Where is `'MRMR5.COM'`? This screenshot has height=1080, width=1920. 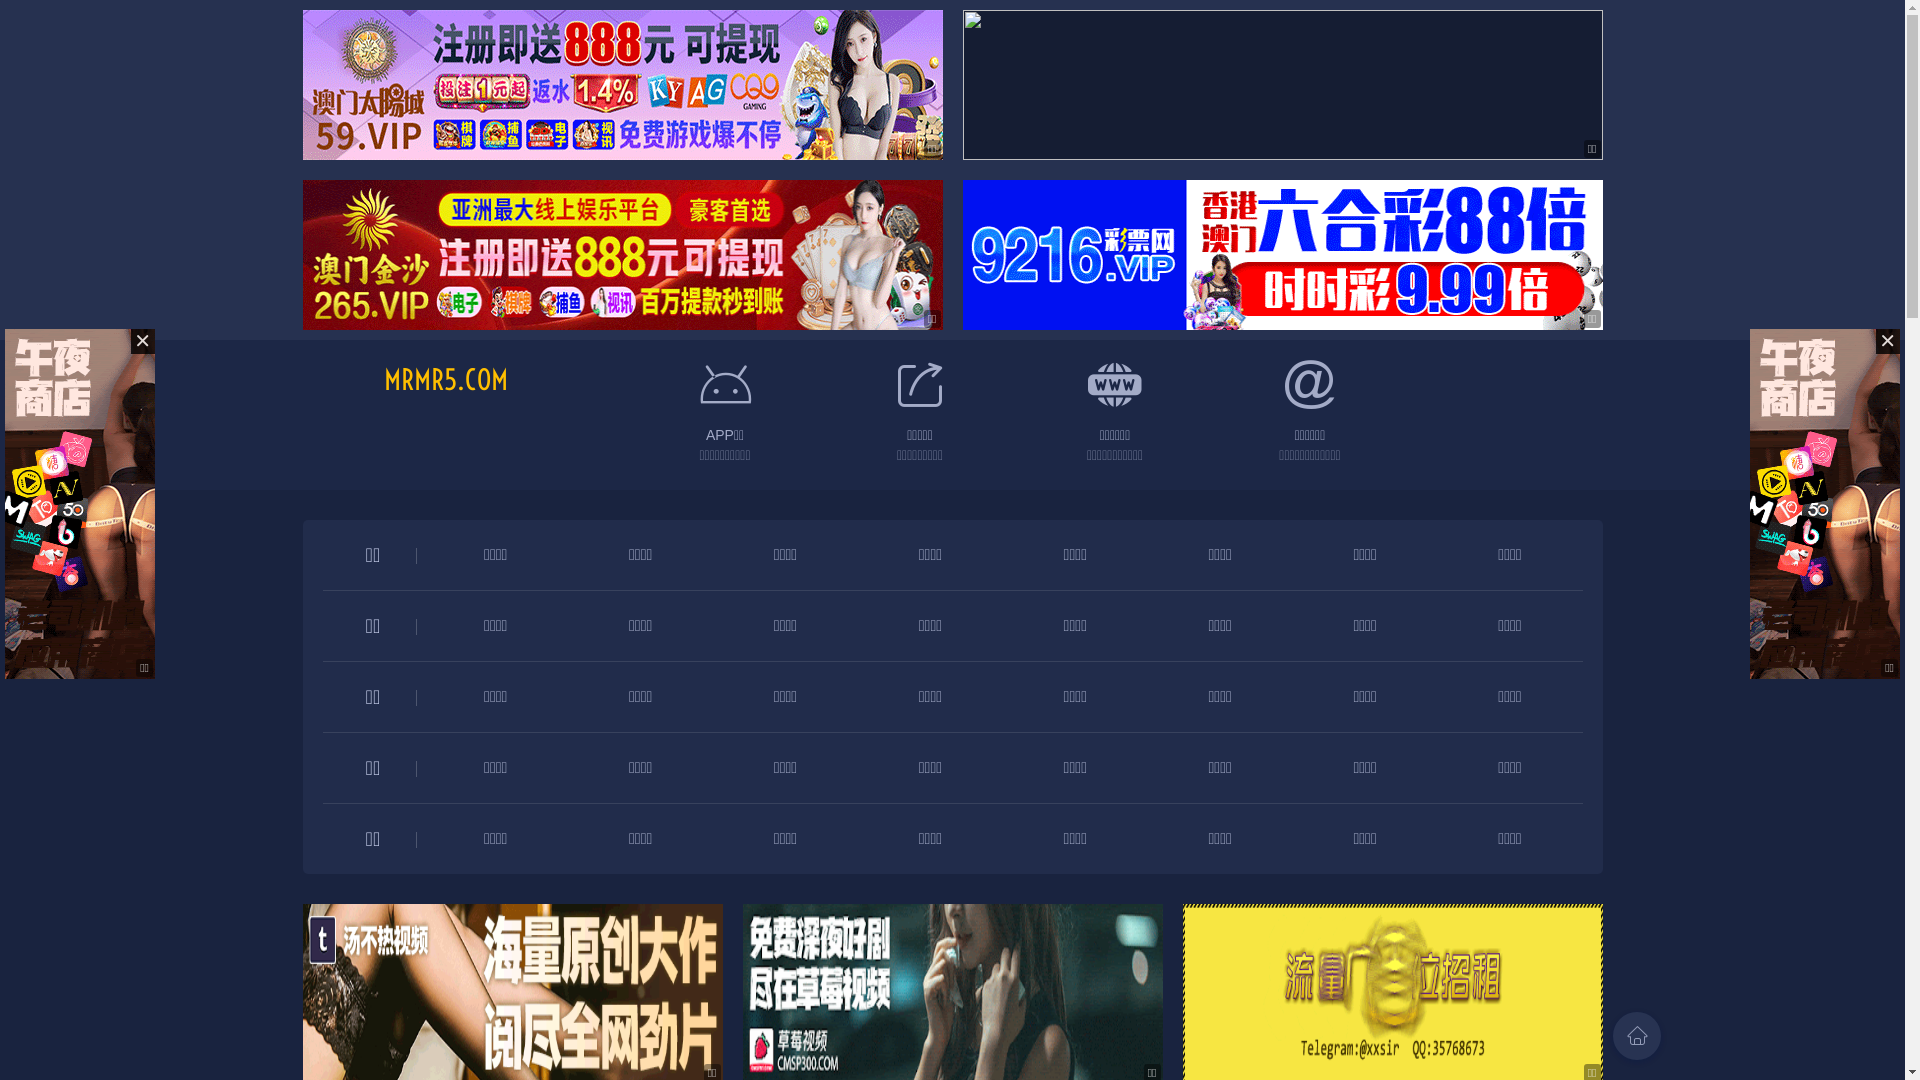 'MRMR5.COM' is located at coordinates (445, 379).